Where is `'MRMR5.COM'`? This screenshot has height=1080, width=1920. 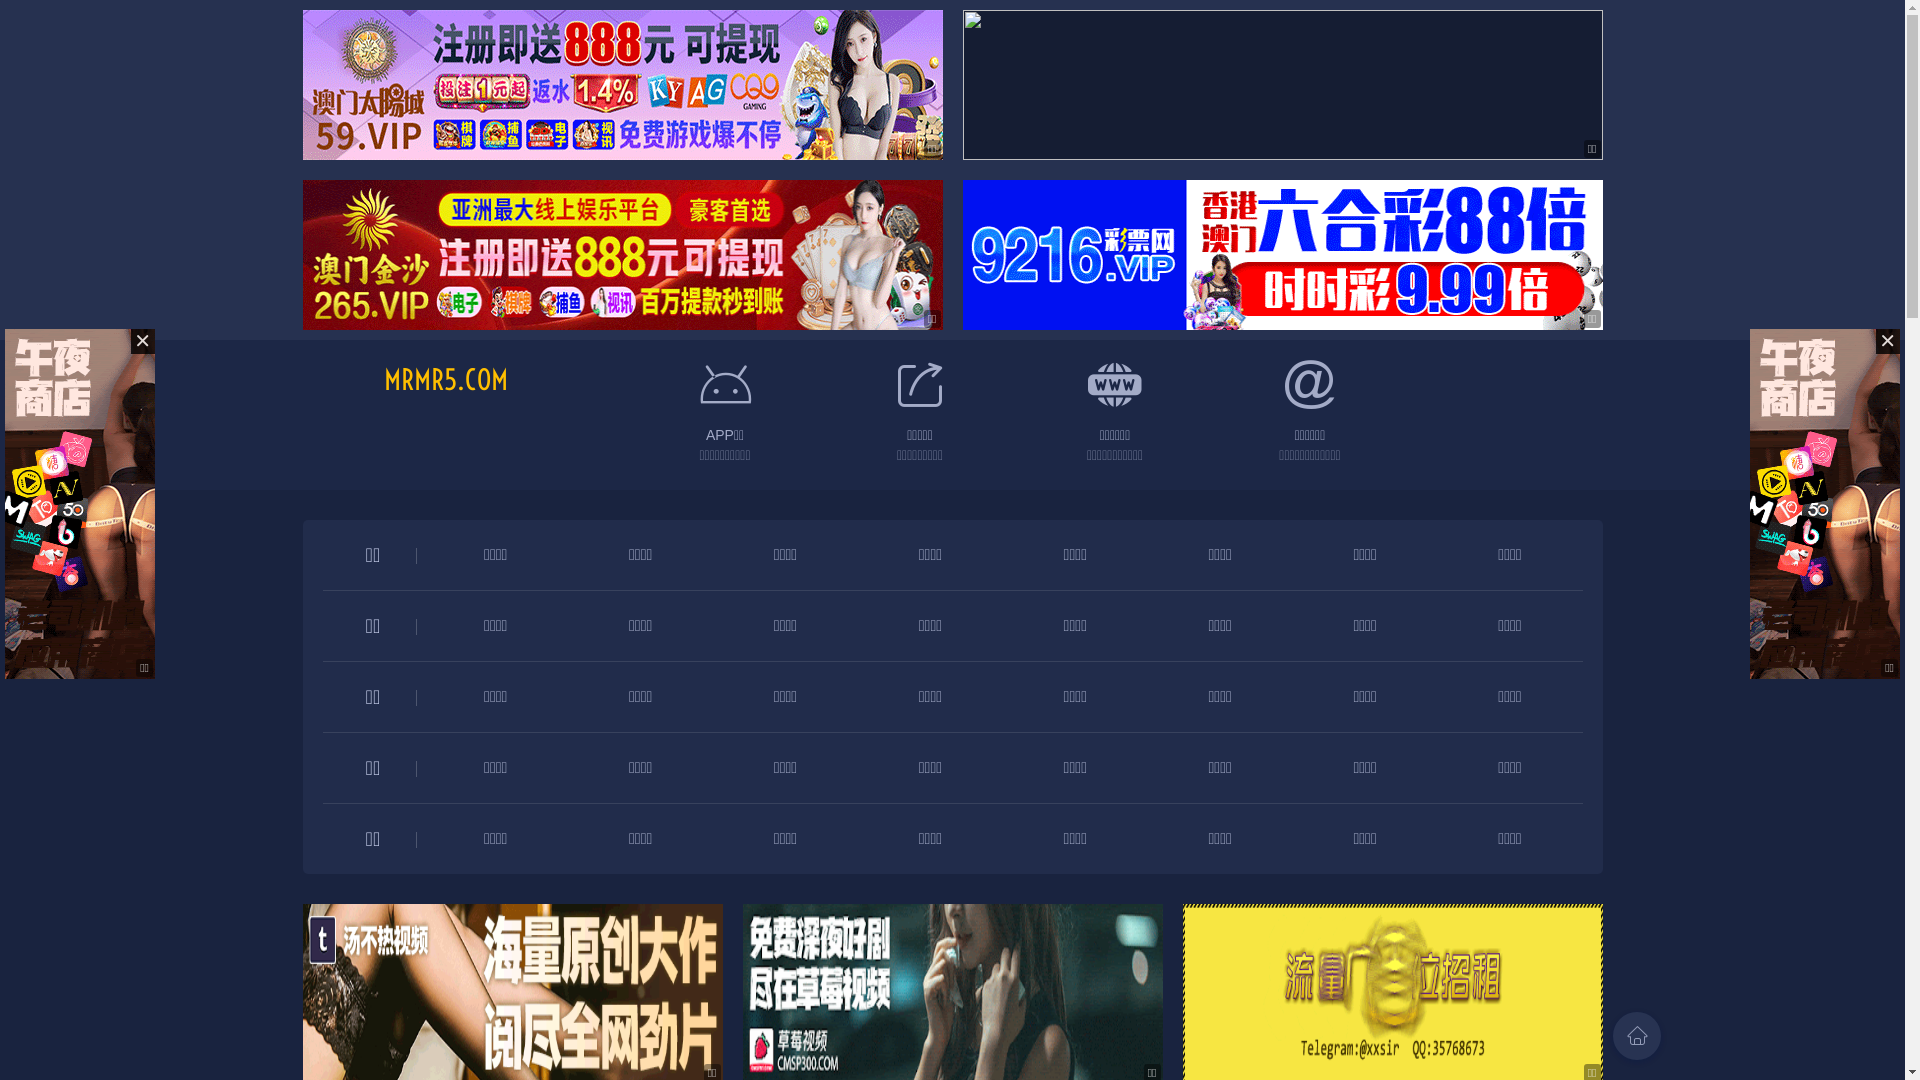 'MRMR5.COM' is located at coordinates (445, 379).